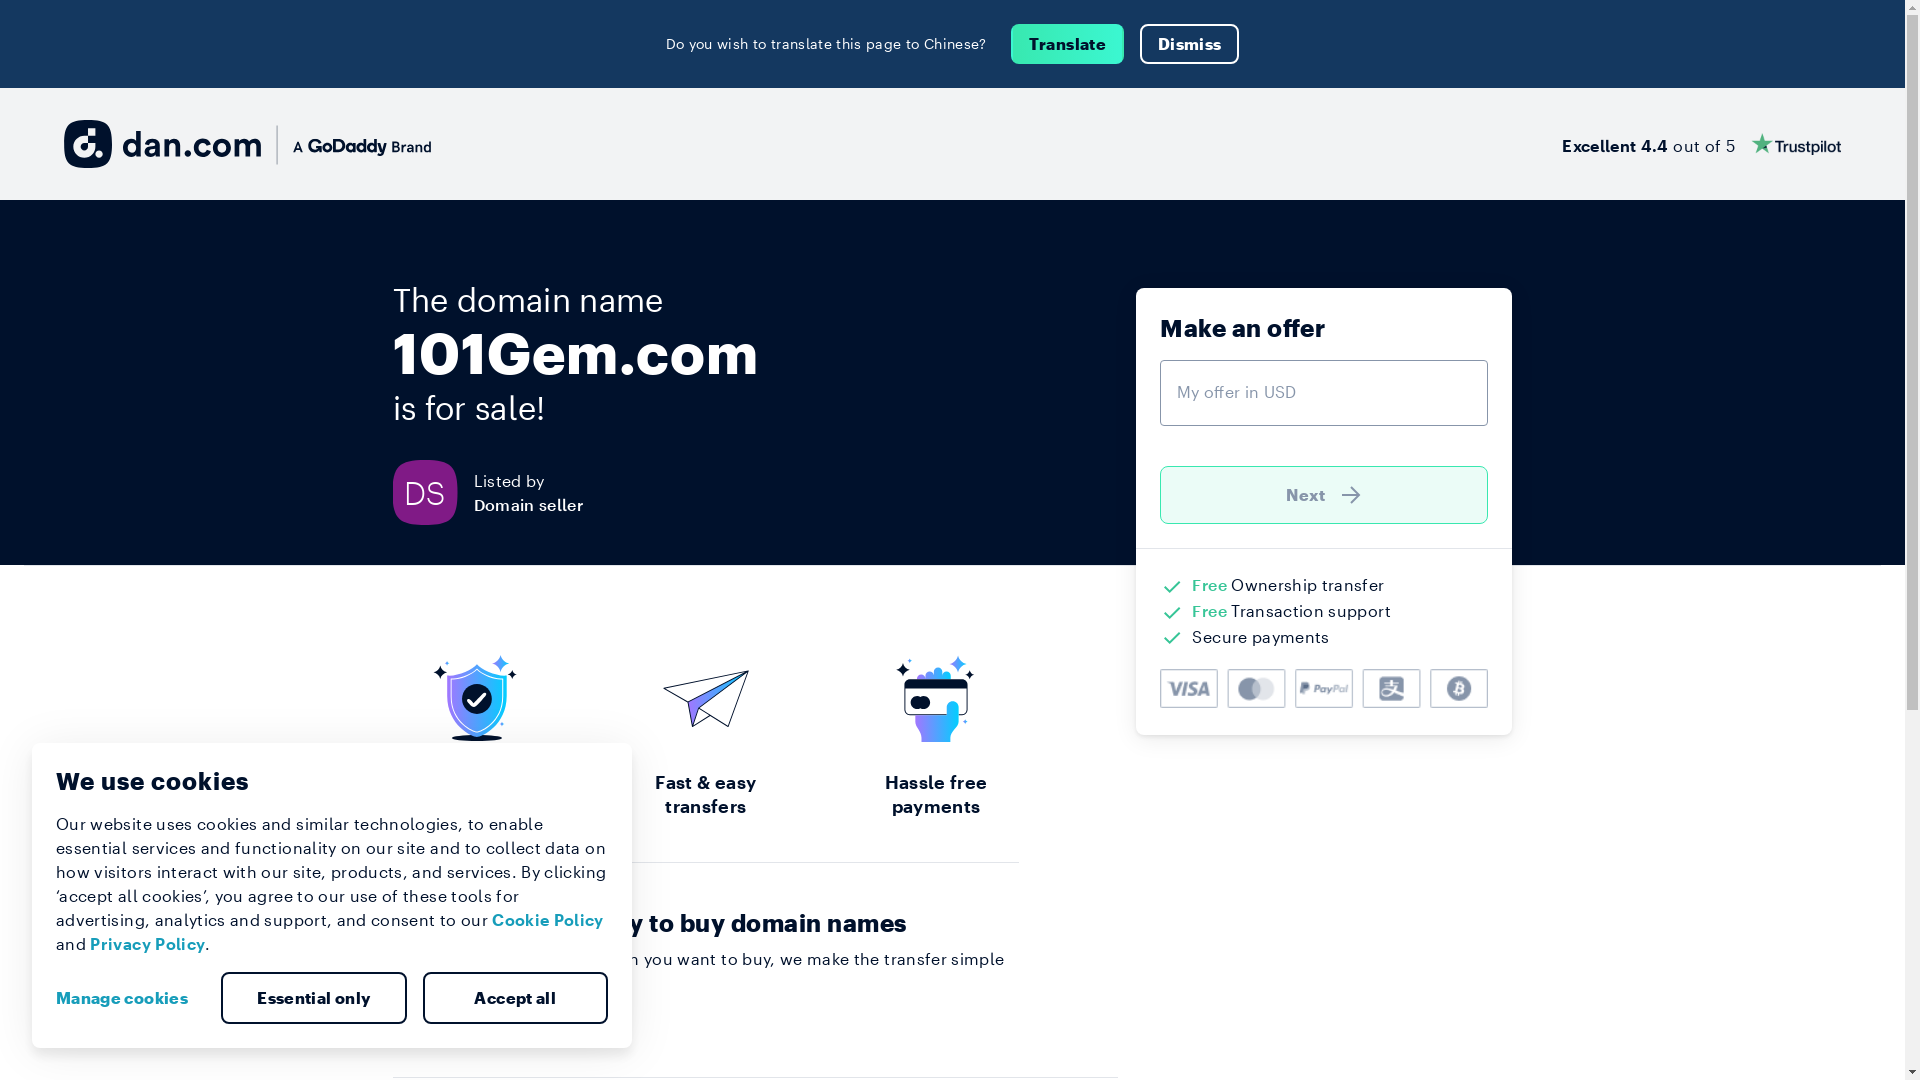  I want to click on 'Privacy Policy', so click(146, 943).